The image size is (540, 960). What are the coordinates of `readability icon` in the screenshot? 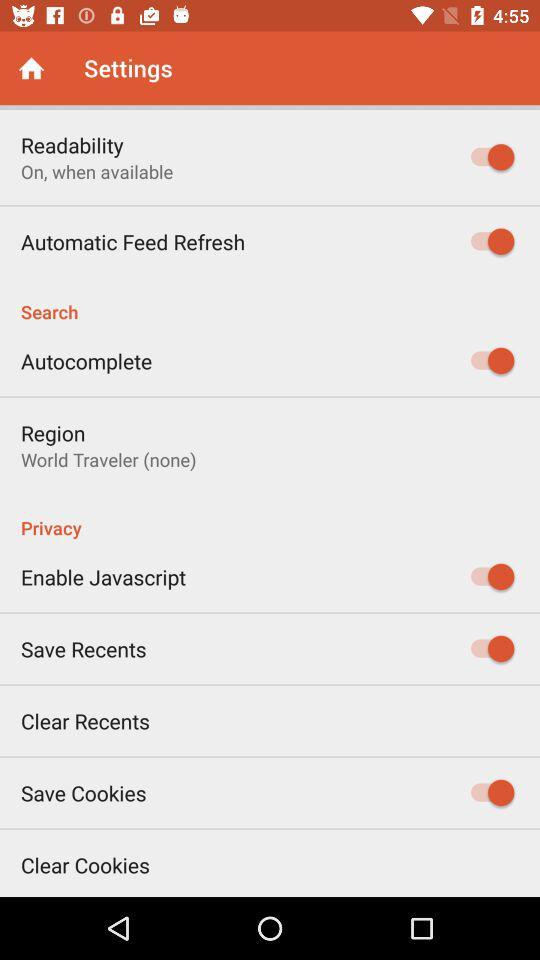 It's located at (71, 144).